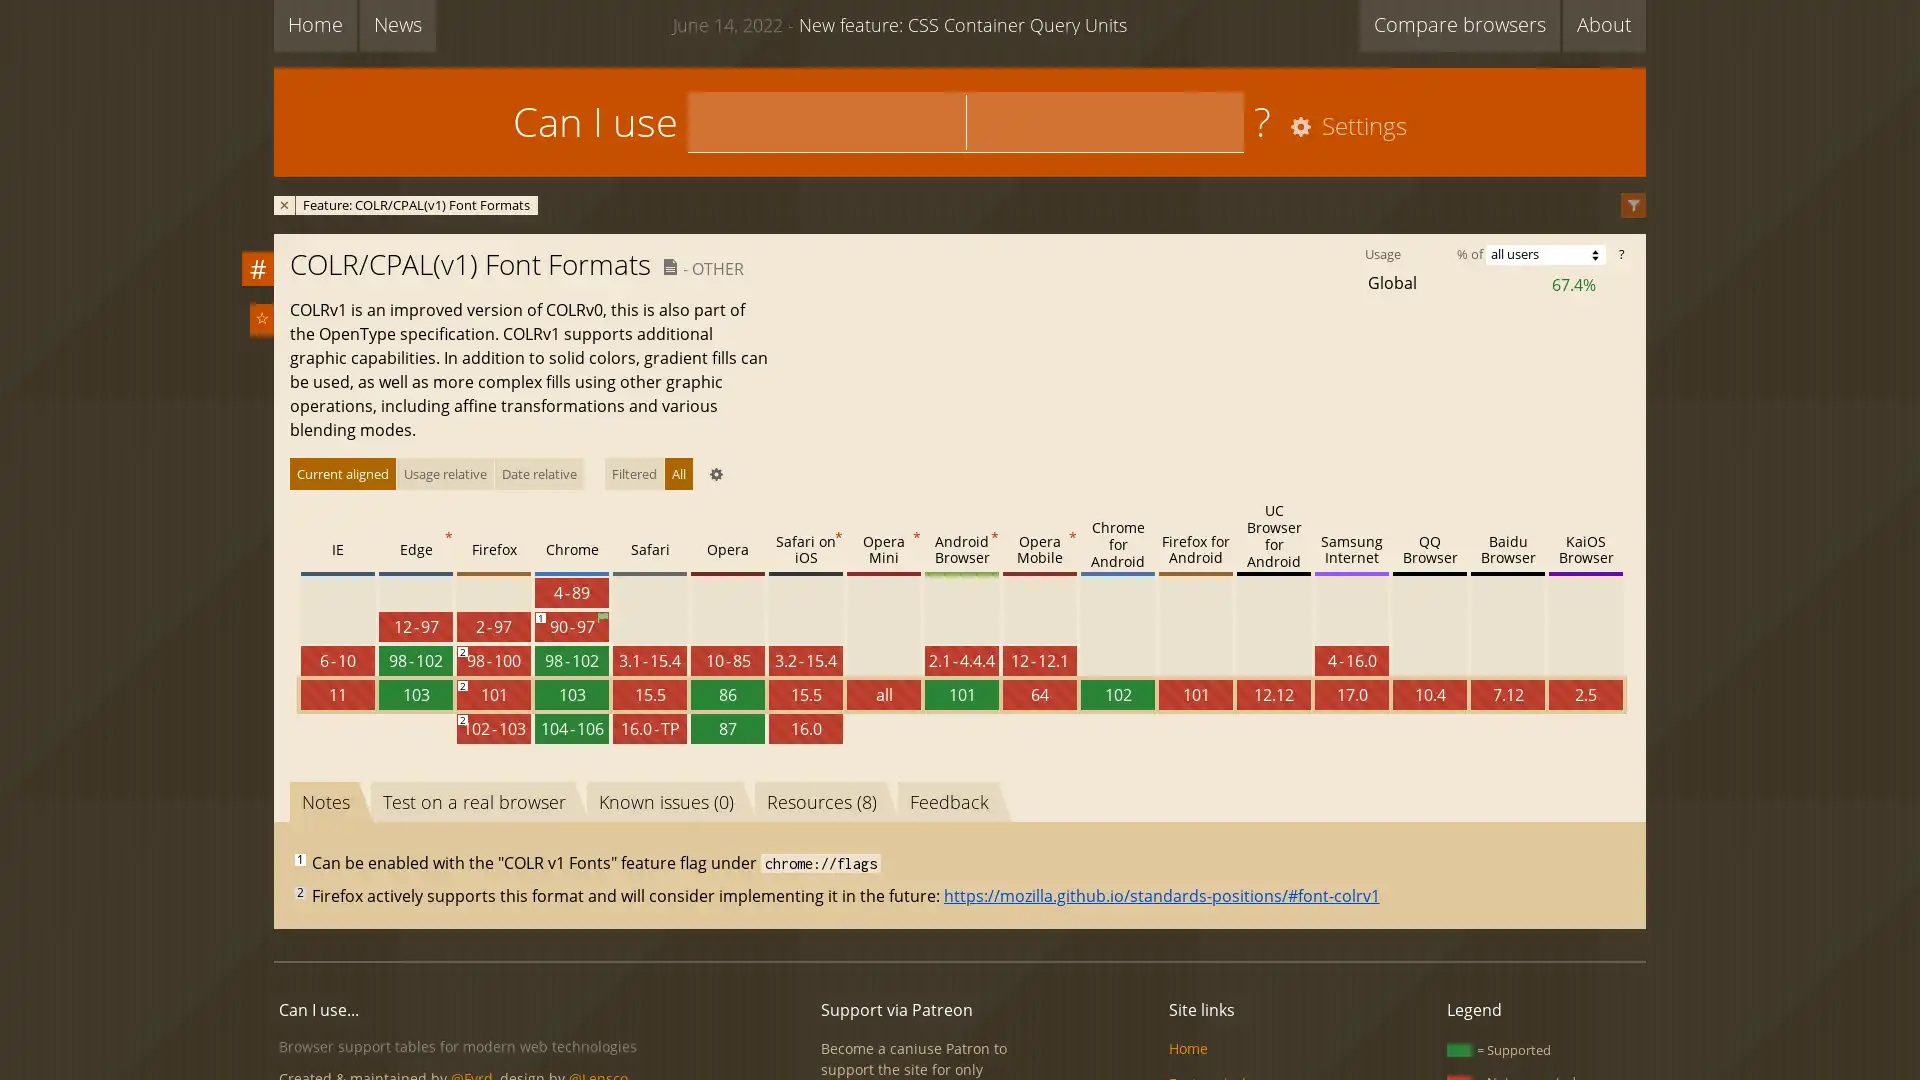  What do you see at coordinates (1344, 127) in the screenshot?
I see `Settings` at bounding box center [1344, 127].